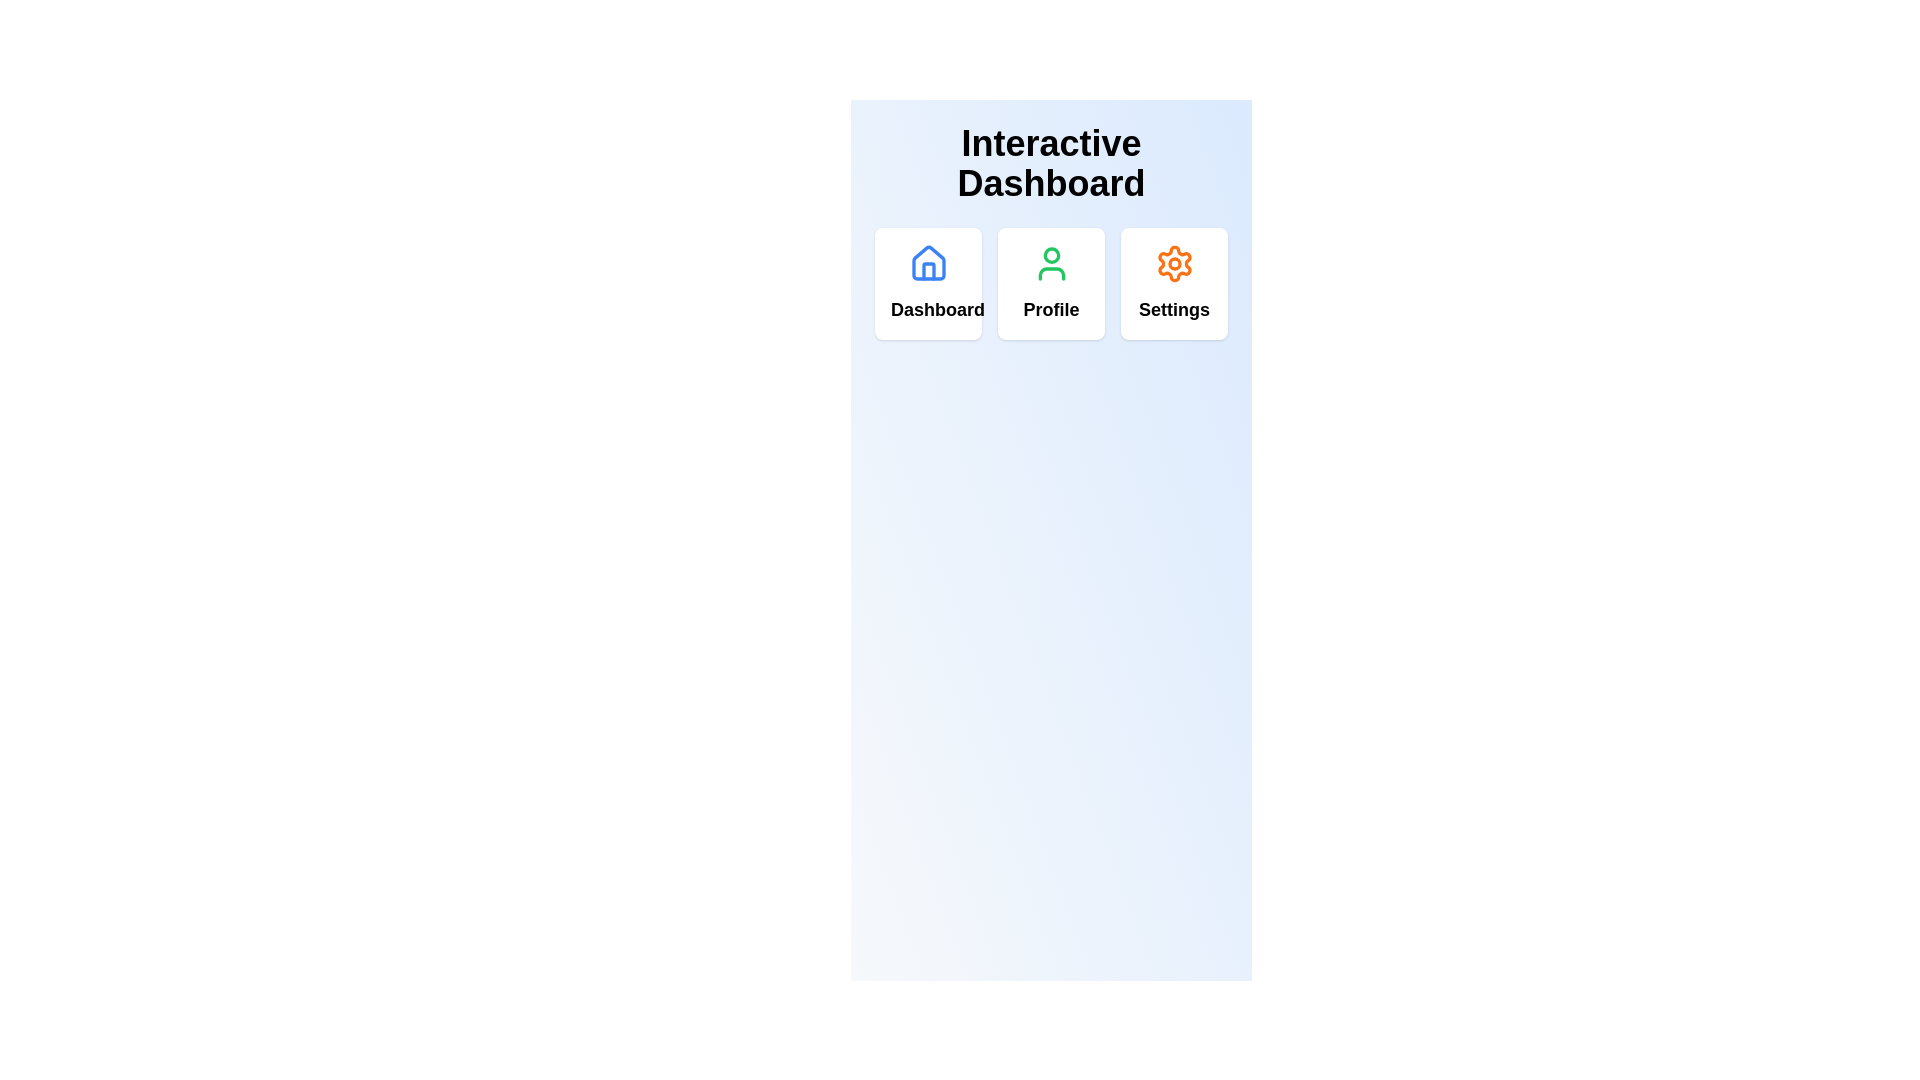 The width and height of the screenshot is (1920, 1080). Describe the element at coordinates (1050, 284) in the screenshot. I see `the 'Profile' button, which is a tile-shaped UI component with a white background, rounded corners, and a green user icon at the top-center, to trigger any hover-related UI response` at that location.